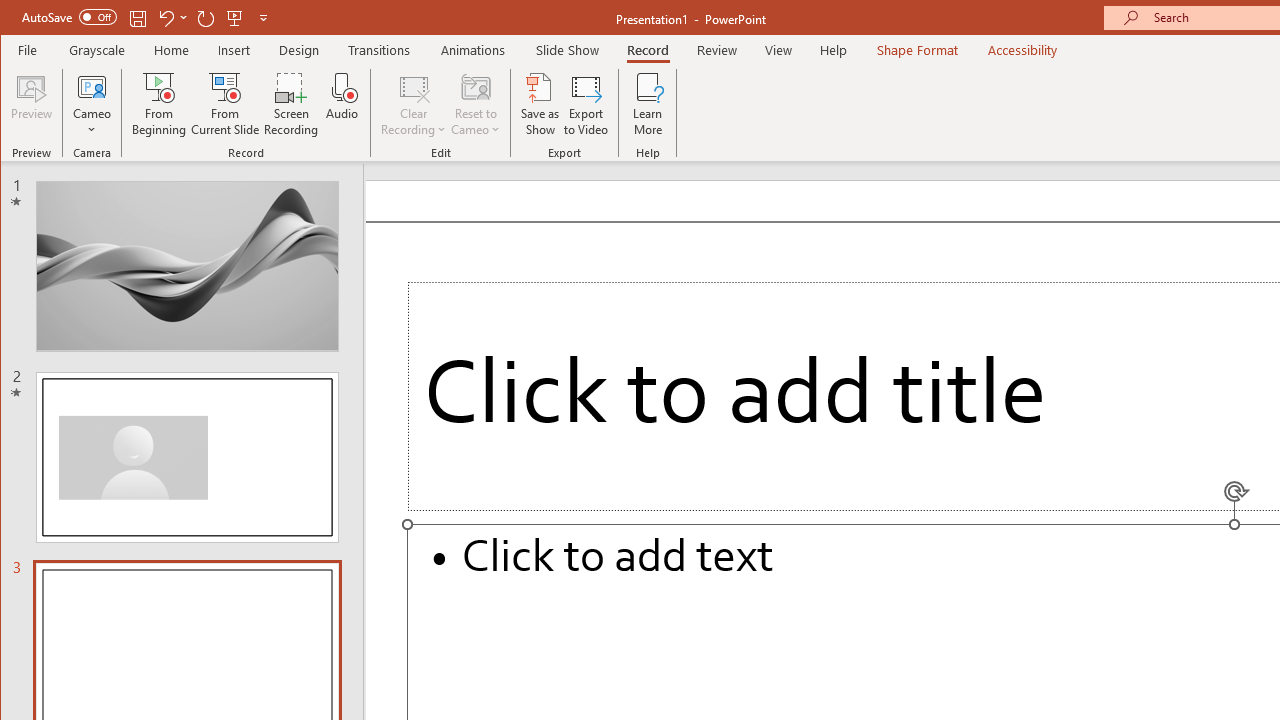 Image resolution: width=1280 pixels, height=720 pixels. Describe the element at coordinates (1023, 49) in the screenshot. I see `'Accessibility'` at that location.